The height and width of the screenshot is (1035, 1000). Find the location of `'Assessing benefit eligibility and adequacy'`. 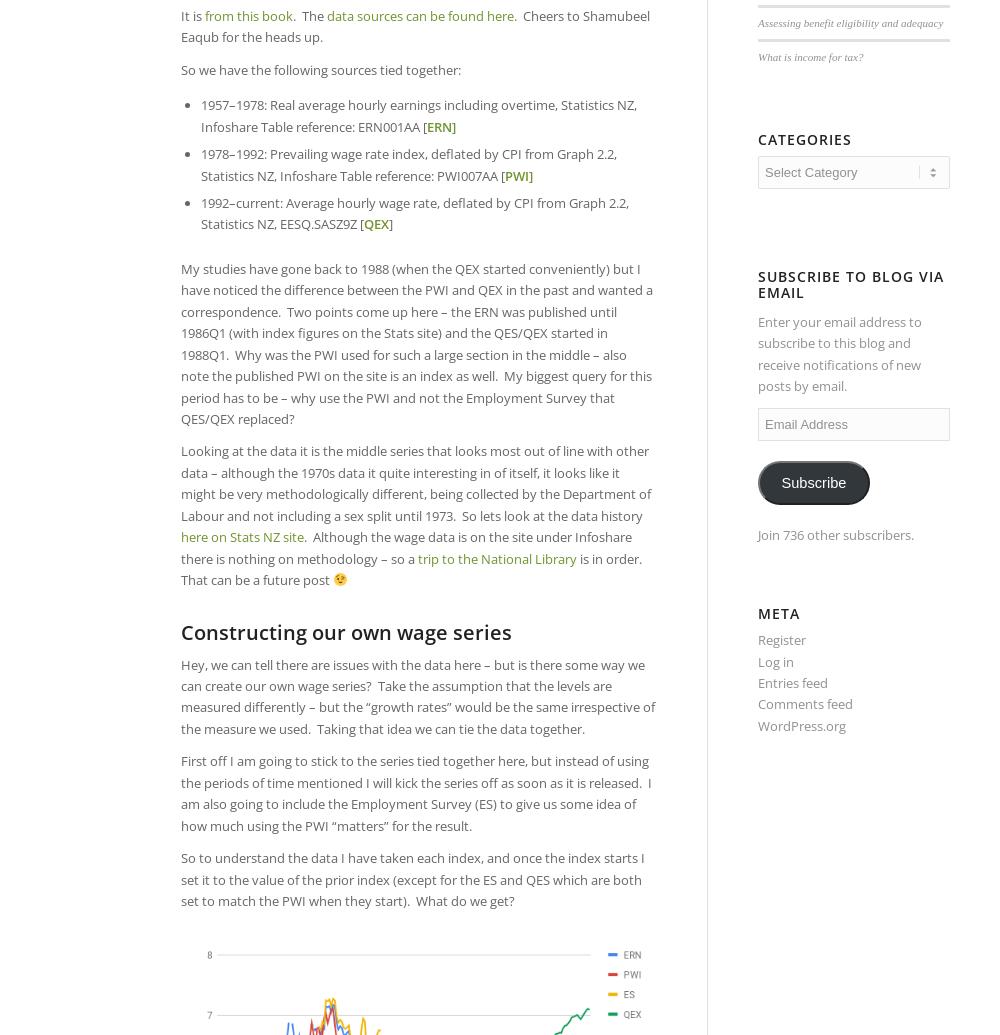

'Assessing benefit eligibility and adequacy' is located at coordinates (849, 22).